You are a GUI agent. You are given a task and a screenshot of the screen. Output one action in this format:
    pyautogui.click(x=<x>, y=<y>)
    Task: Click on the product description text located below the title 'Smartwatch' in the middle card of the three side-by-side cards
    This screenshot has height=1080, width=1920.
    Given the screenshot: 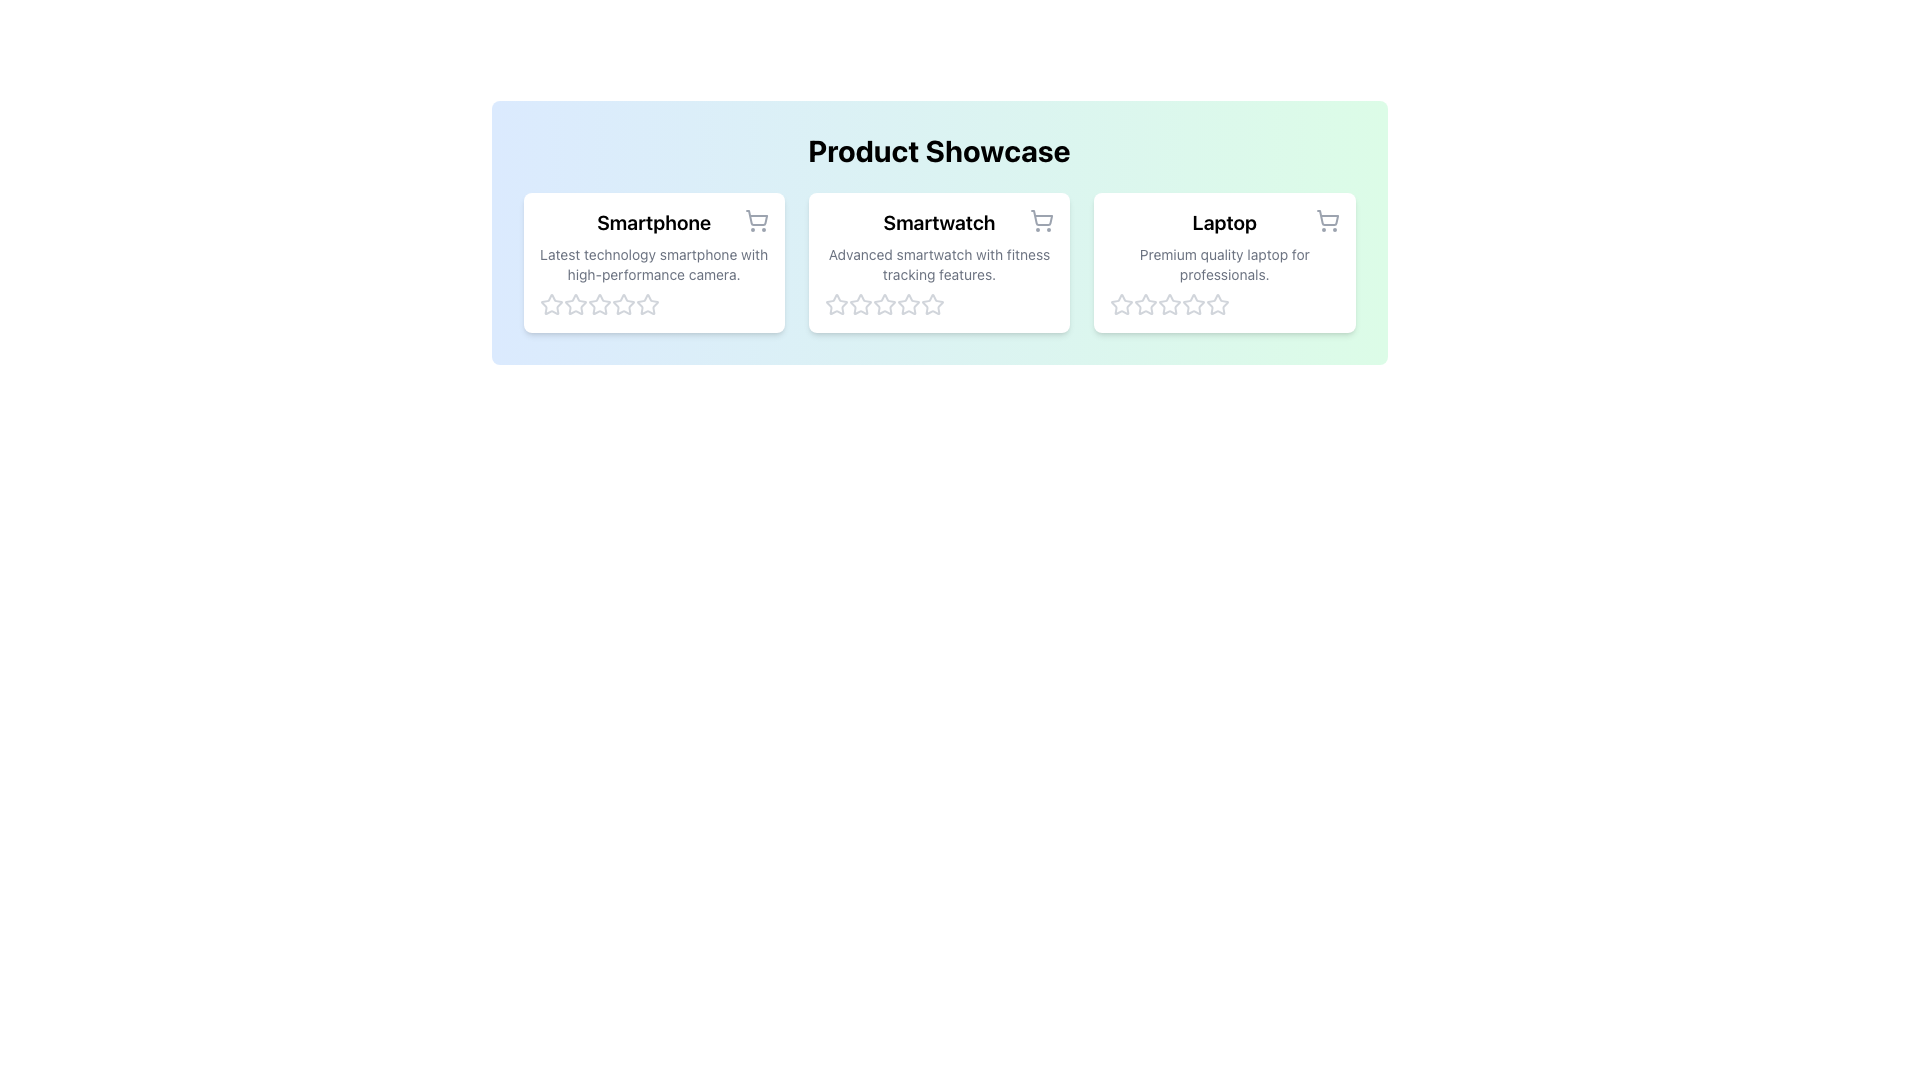 What is the action you would take?
    pyautogui.click(x=938, y=264)
    